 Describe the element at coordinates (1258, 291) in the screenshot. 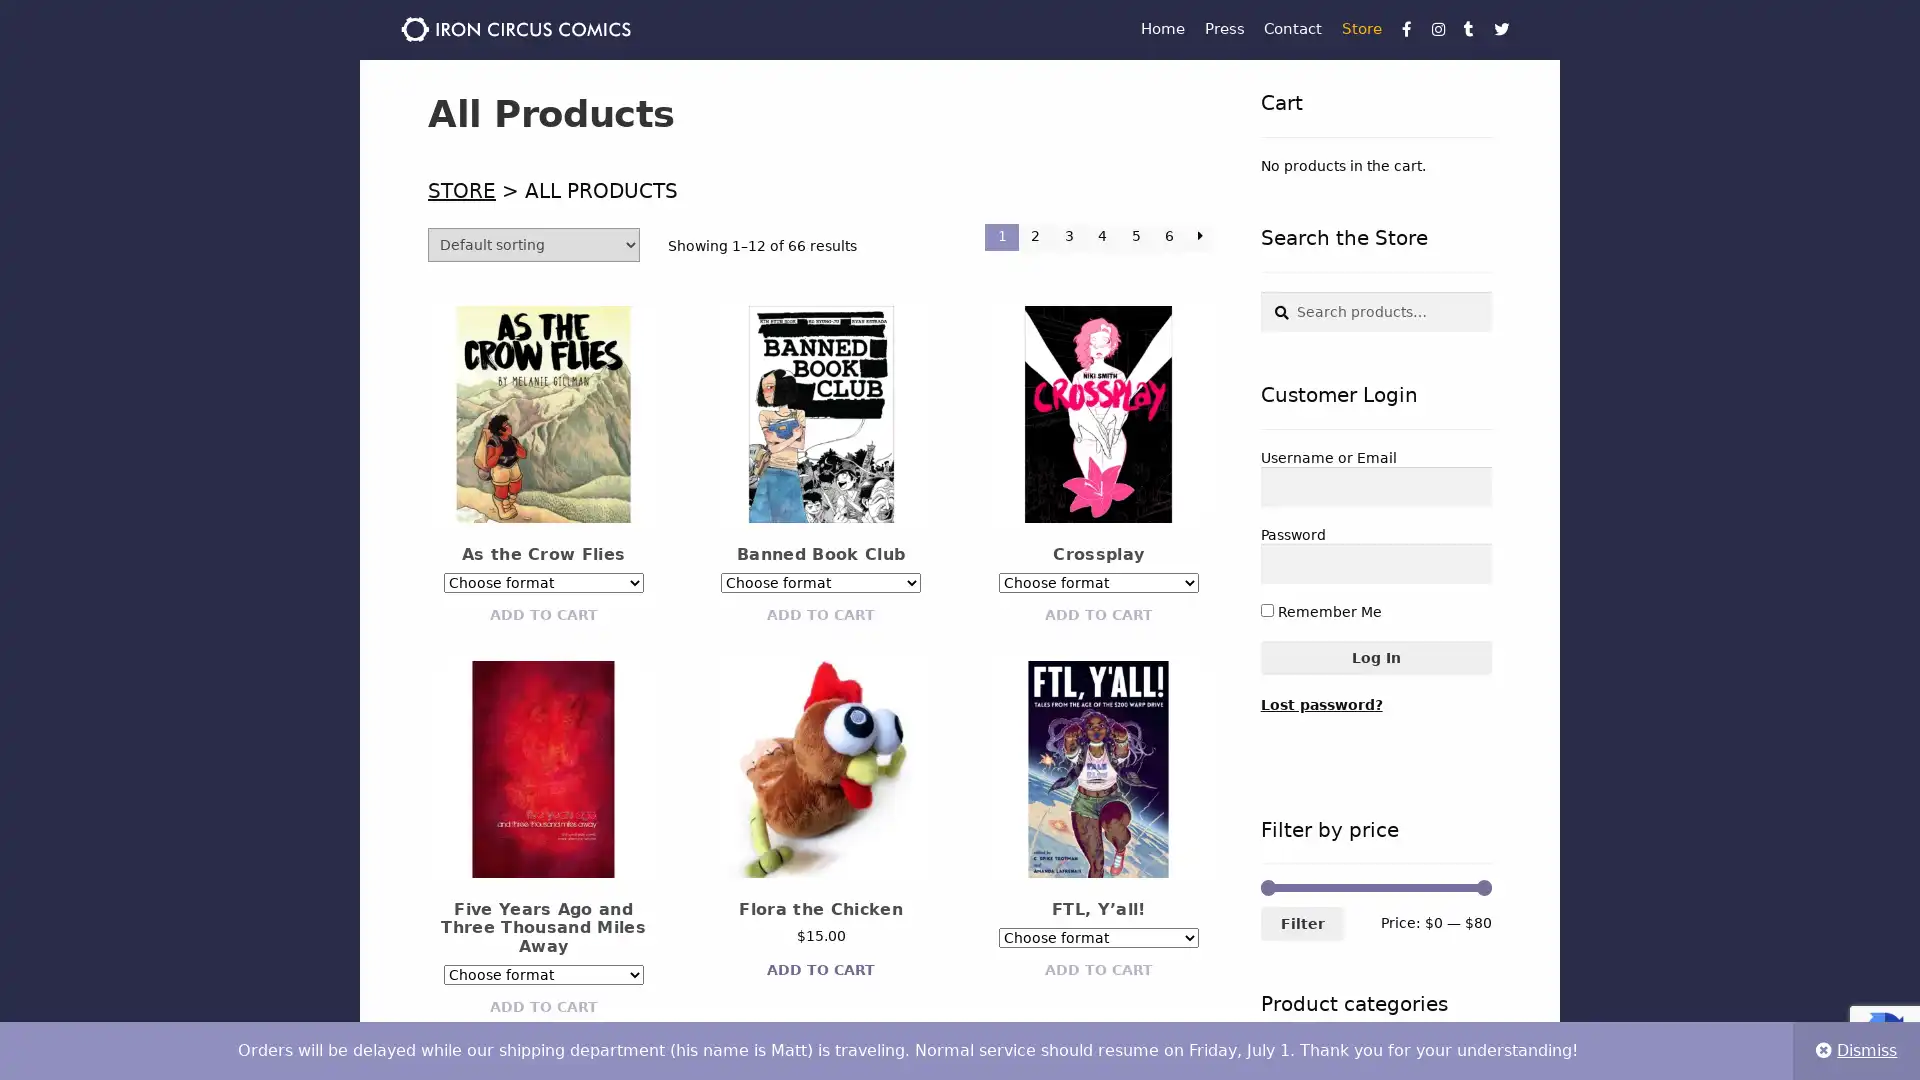

I see `Search` at that location.